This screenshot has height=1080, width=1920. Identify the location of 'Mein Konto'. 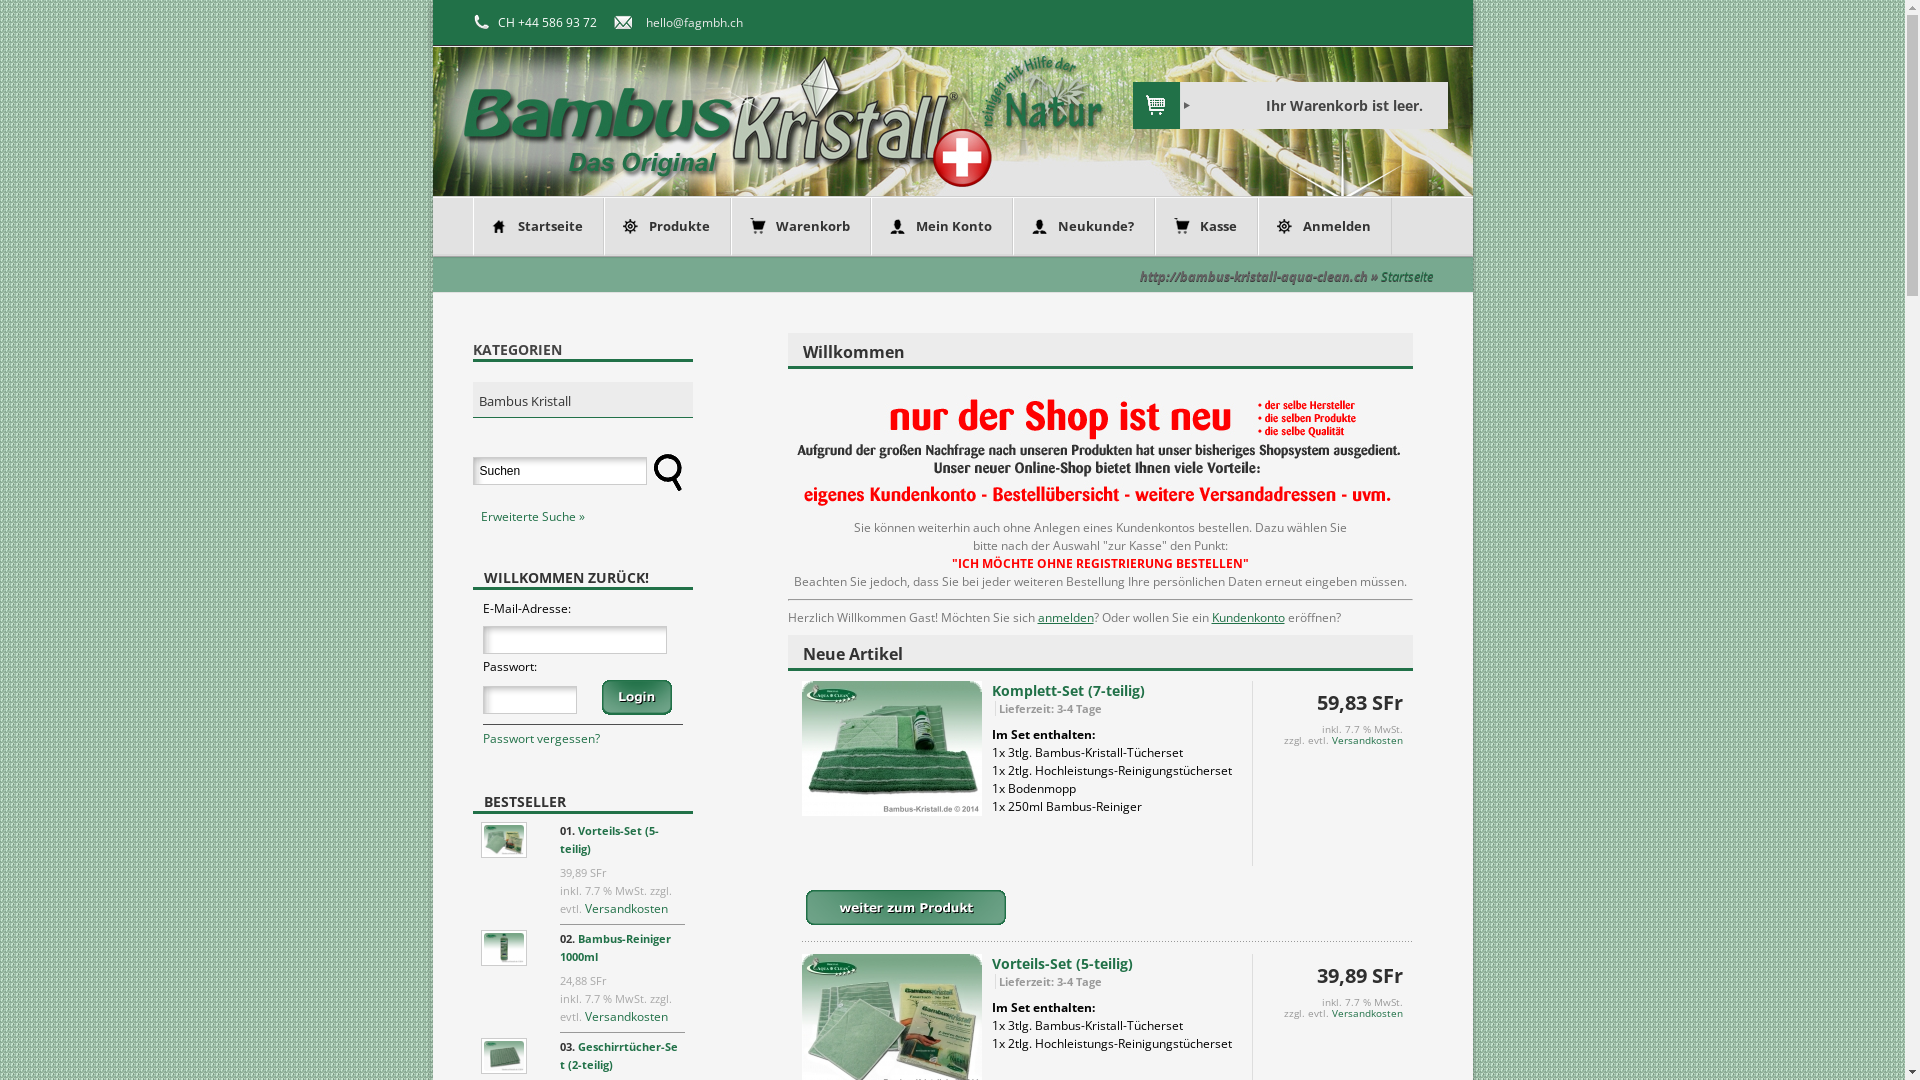
(953, 225).